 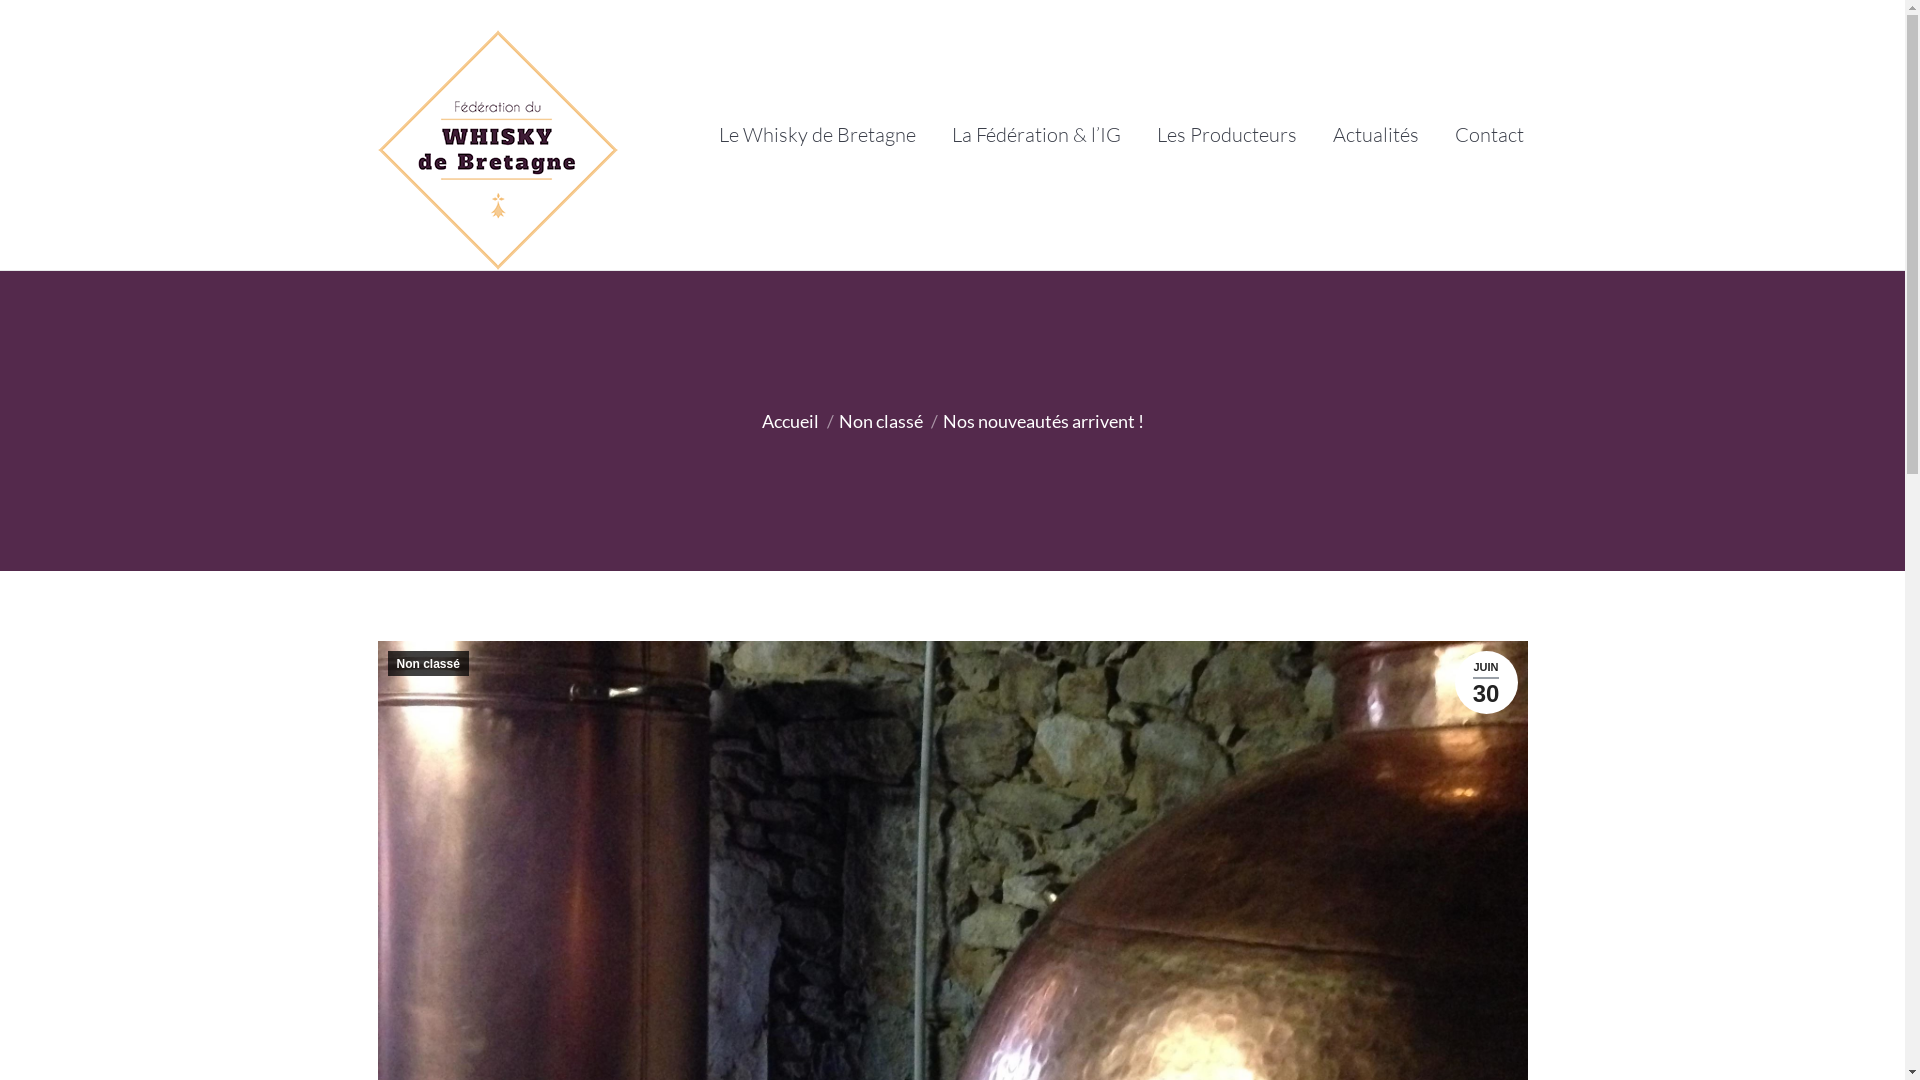 What do you see at coordinates (816, 135) in the screenshot?
I see `'Le Whisky de Bretagne'` at bounding box center [816, 135].